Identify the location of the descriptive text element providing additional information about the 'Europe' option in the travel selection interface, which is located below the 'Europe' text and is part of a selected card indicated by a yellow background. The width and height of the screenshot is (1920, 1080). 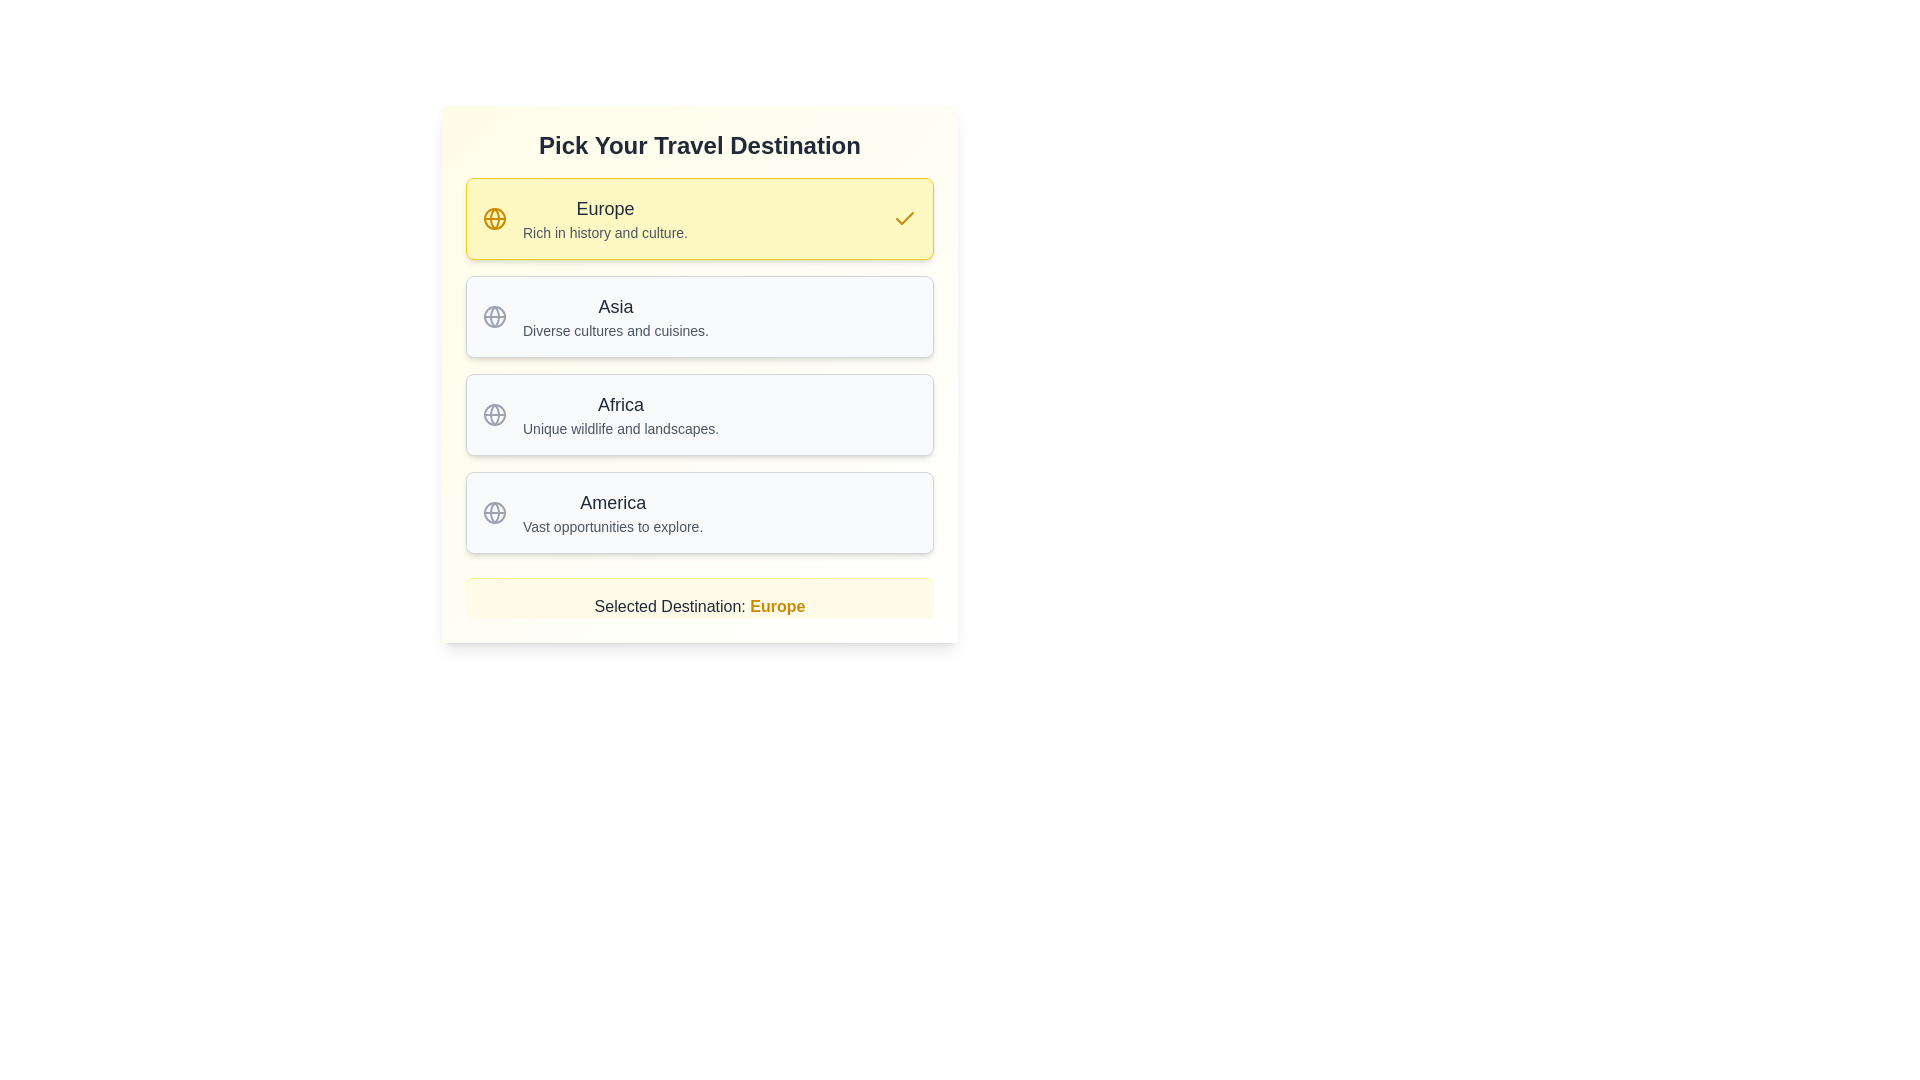
(604, 231).